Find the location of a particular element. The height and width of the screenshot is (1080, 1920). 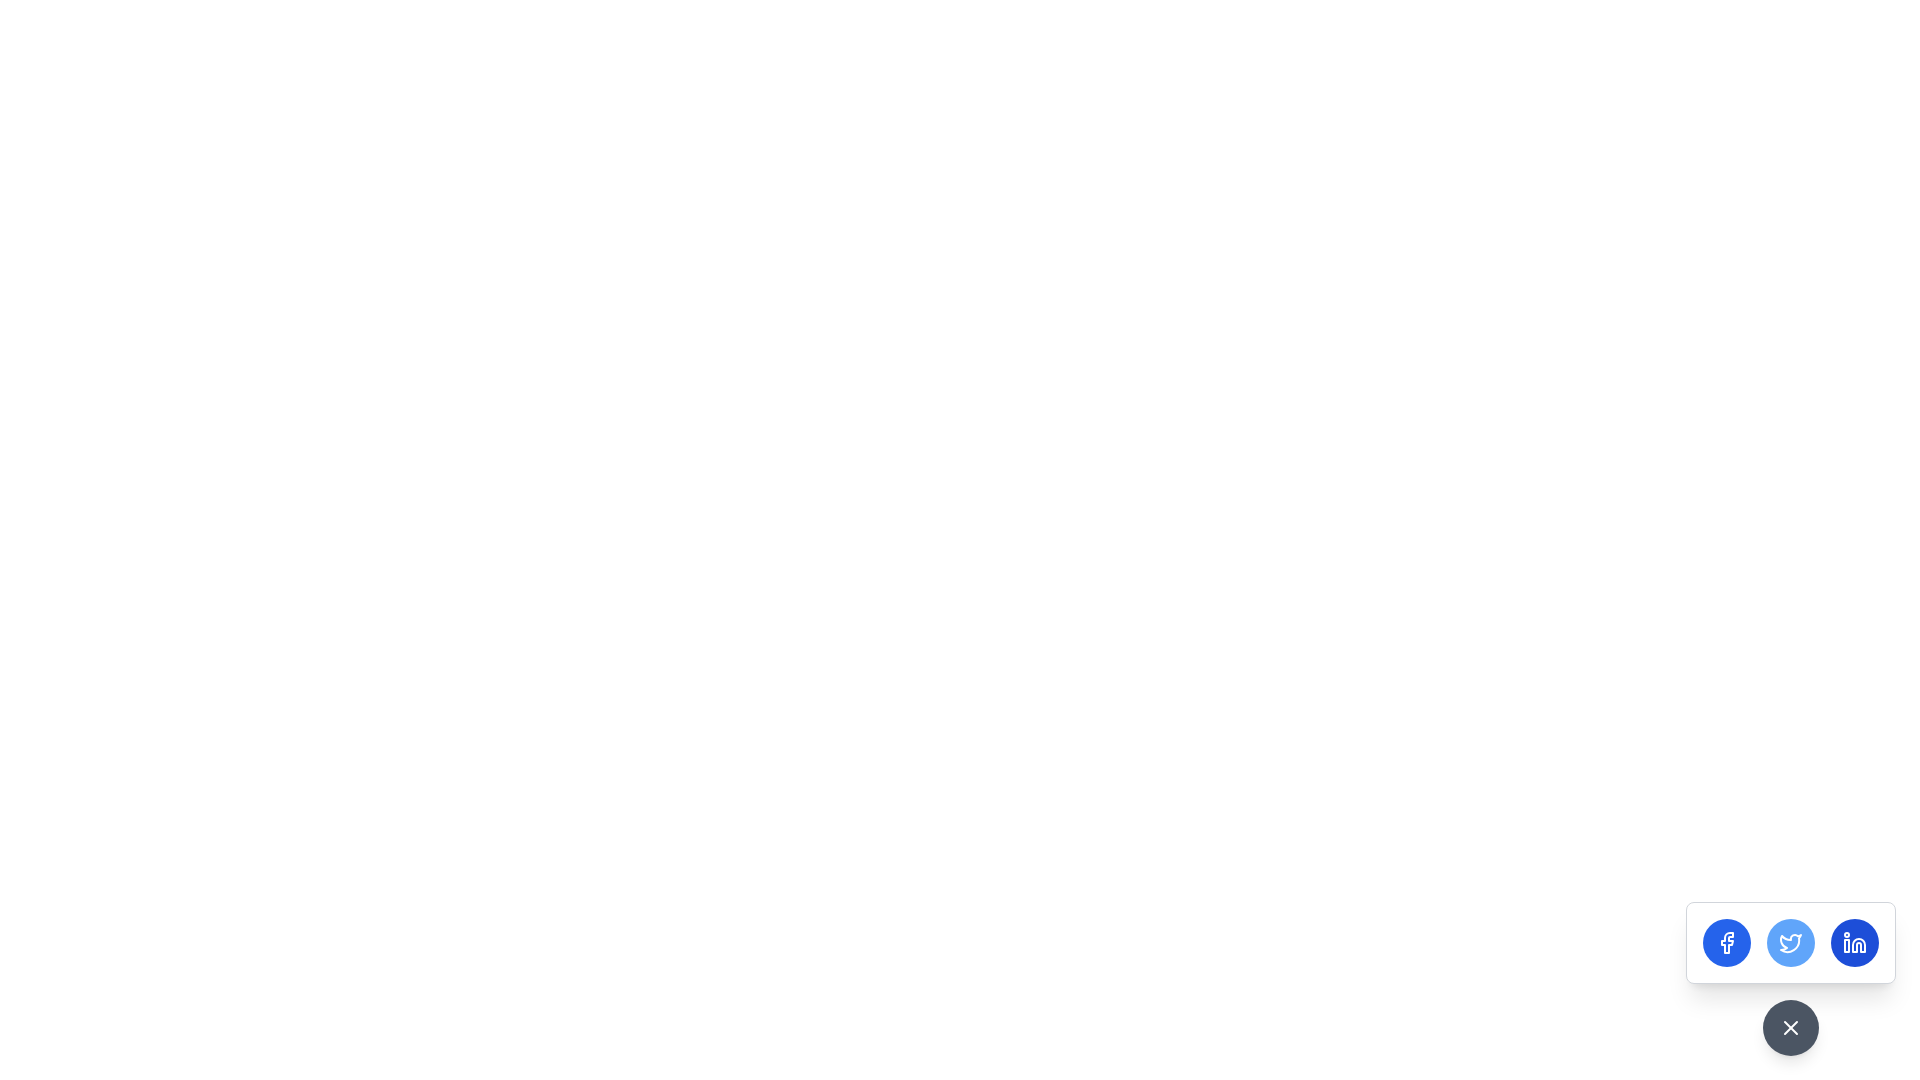

the close button located at the bottom-right corner of the floating menu is located at coordinates (1790, 978).